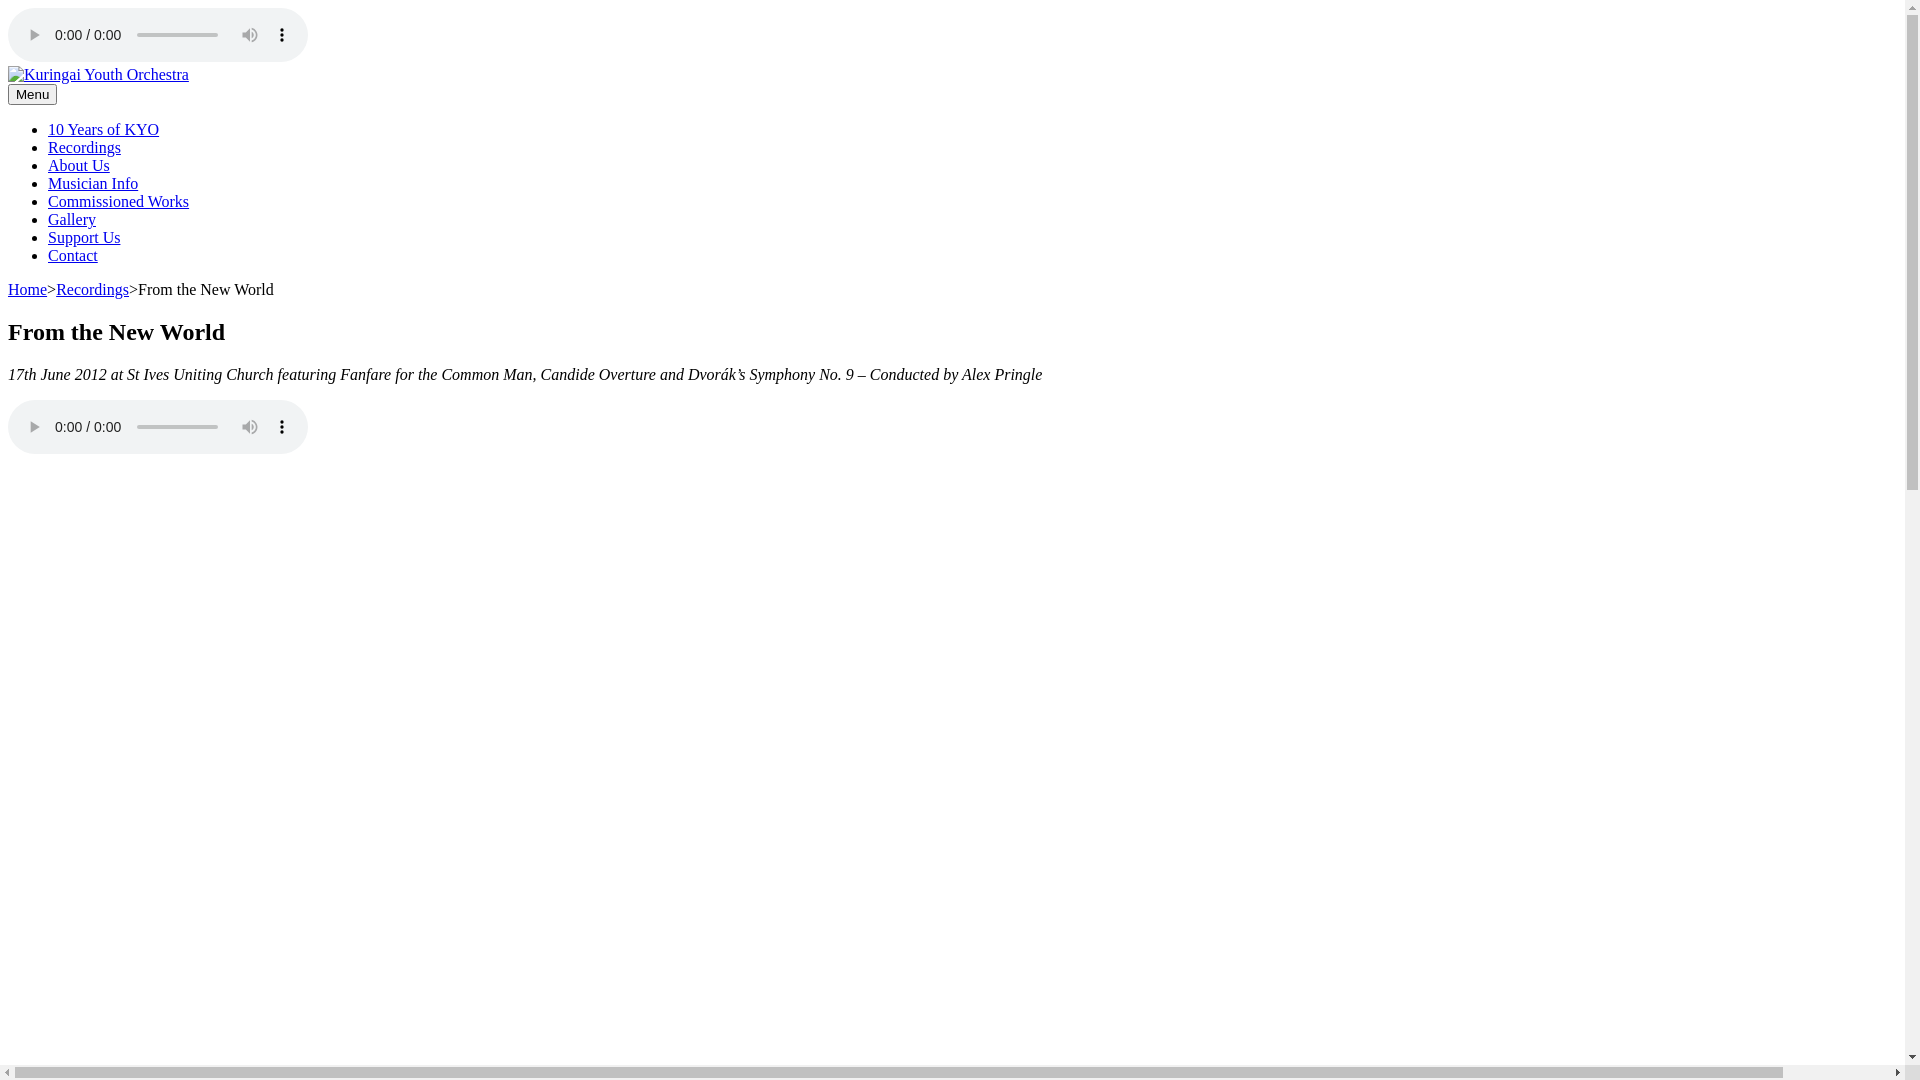 The height and width of the screenshot is (1080, 1920). What do you see at coordinates (8, 289) in the screenshot?
I see `'Home'` at bounding box center [8, 289].